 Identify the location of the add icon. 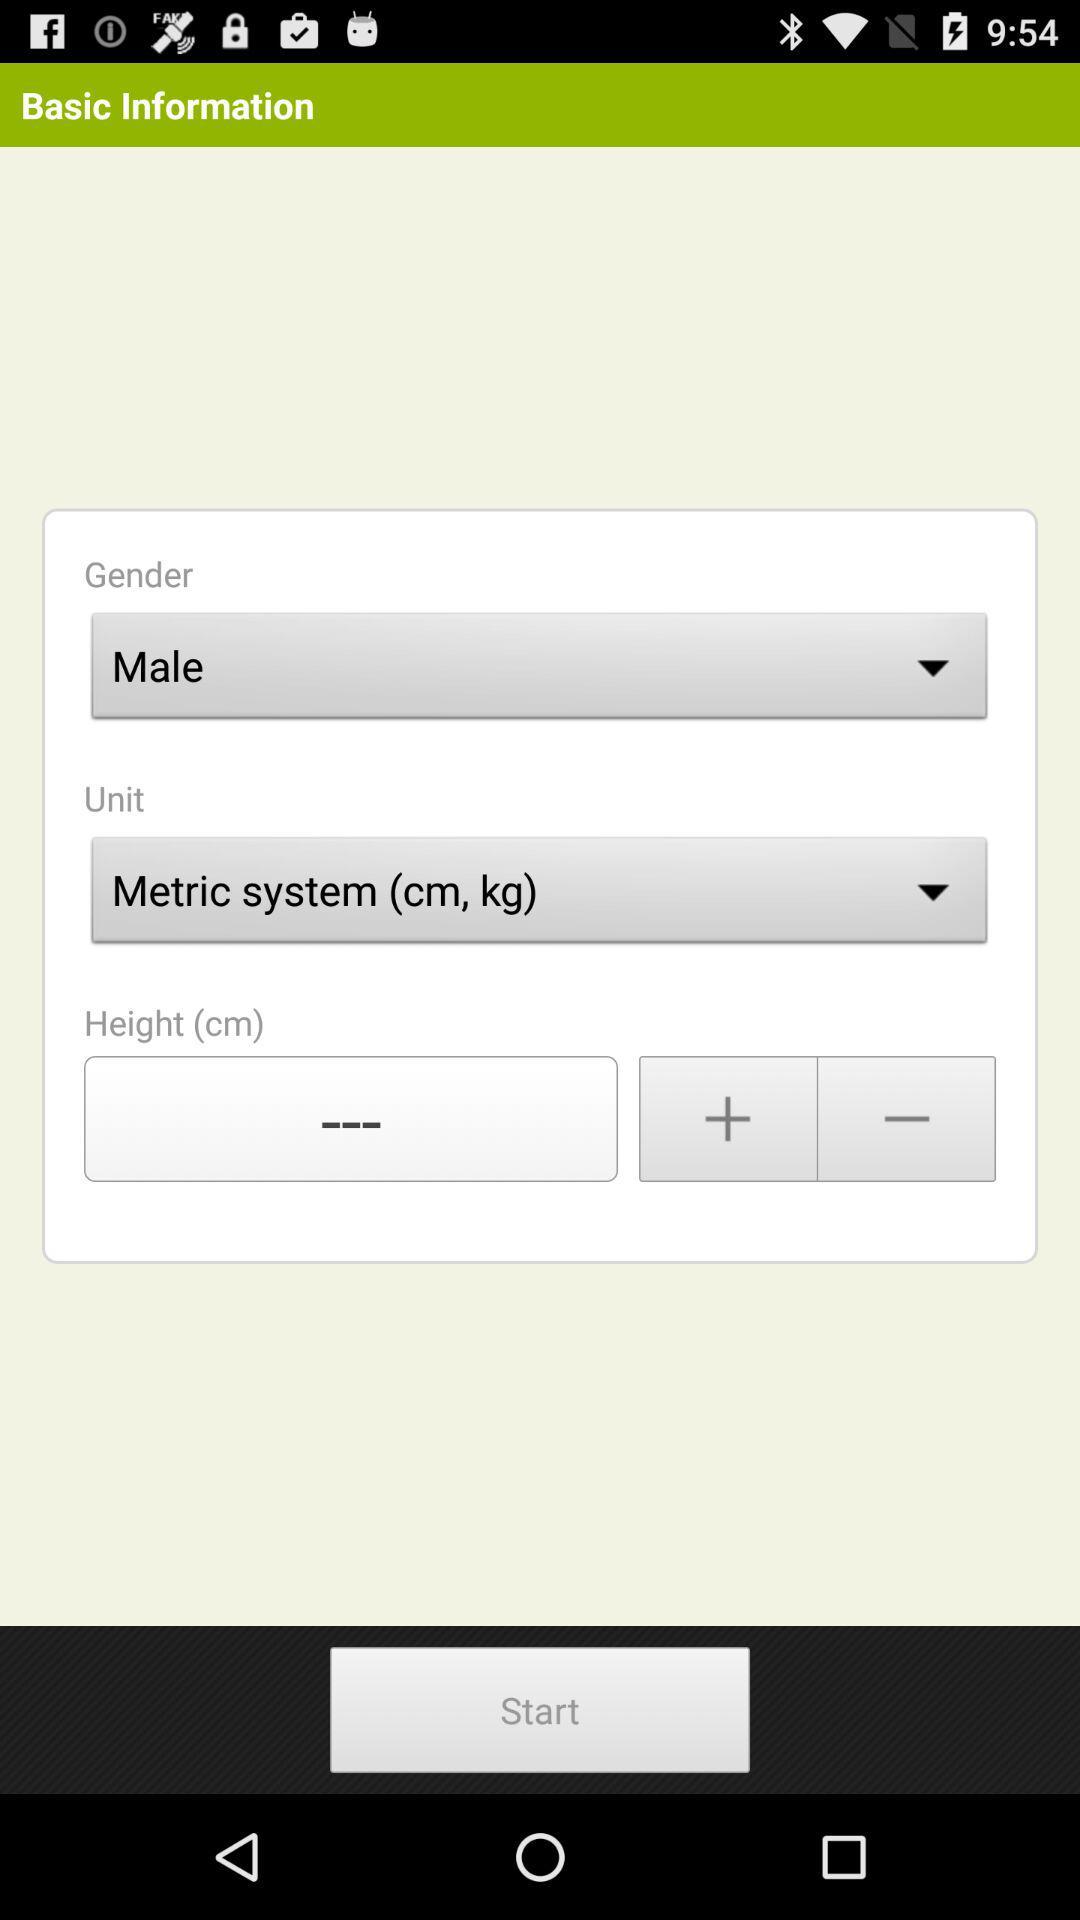
(727, 1197).